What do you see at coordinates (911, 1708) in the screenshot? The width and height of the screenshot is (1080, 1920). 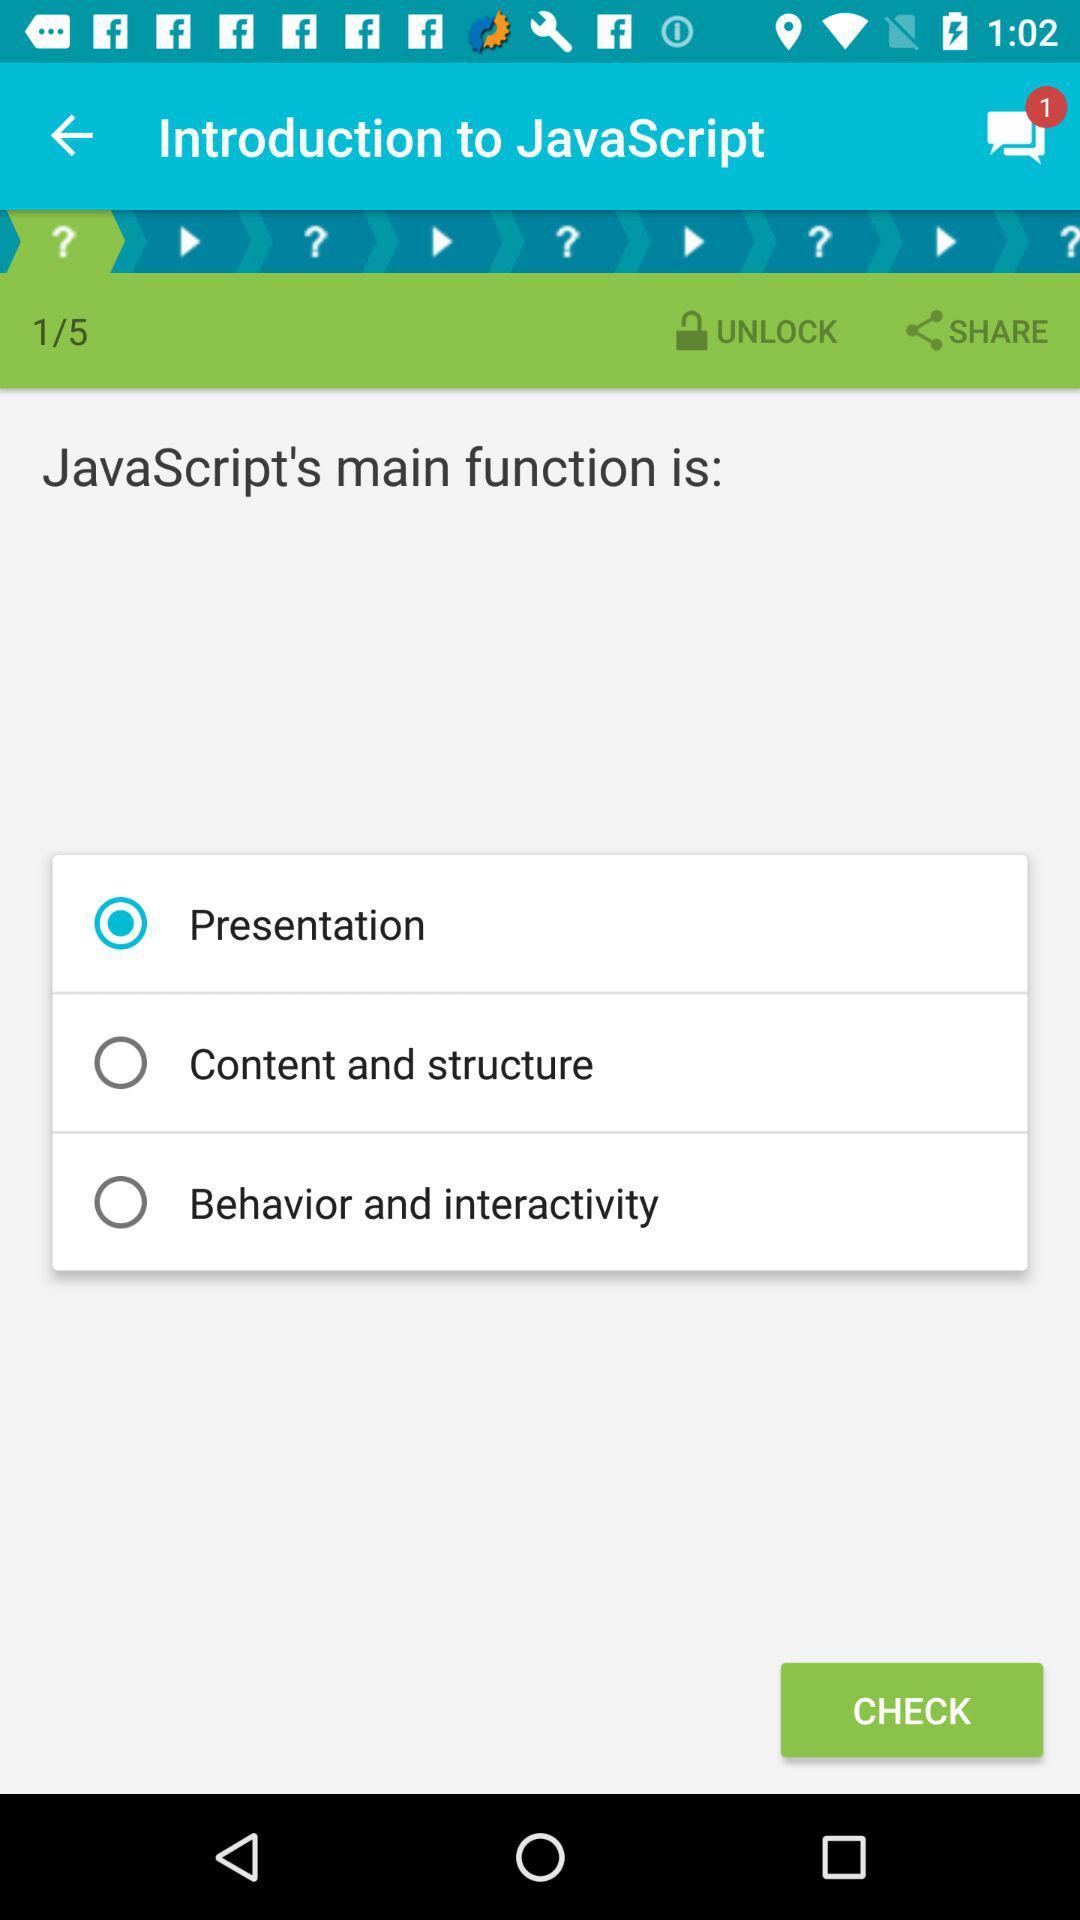 I see `check` at bounding box center [911, 1708].